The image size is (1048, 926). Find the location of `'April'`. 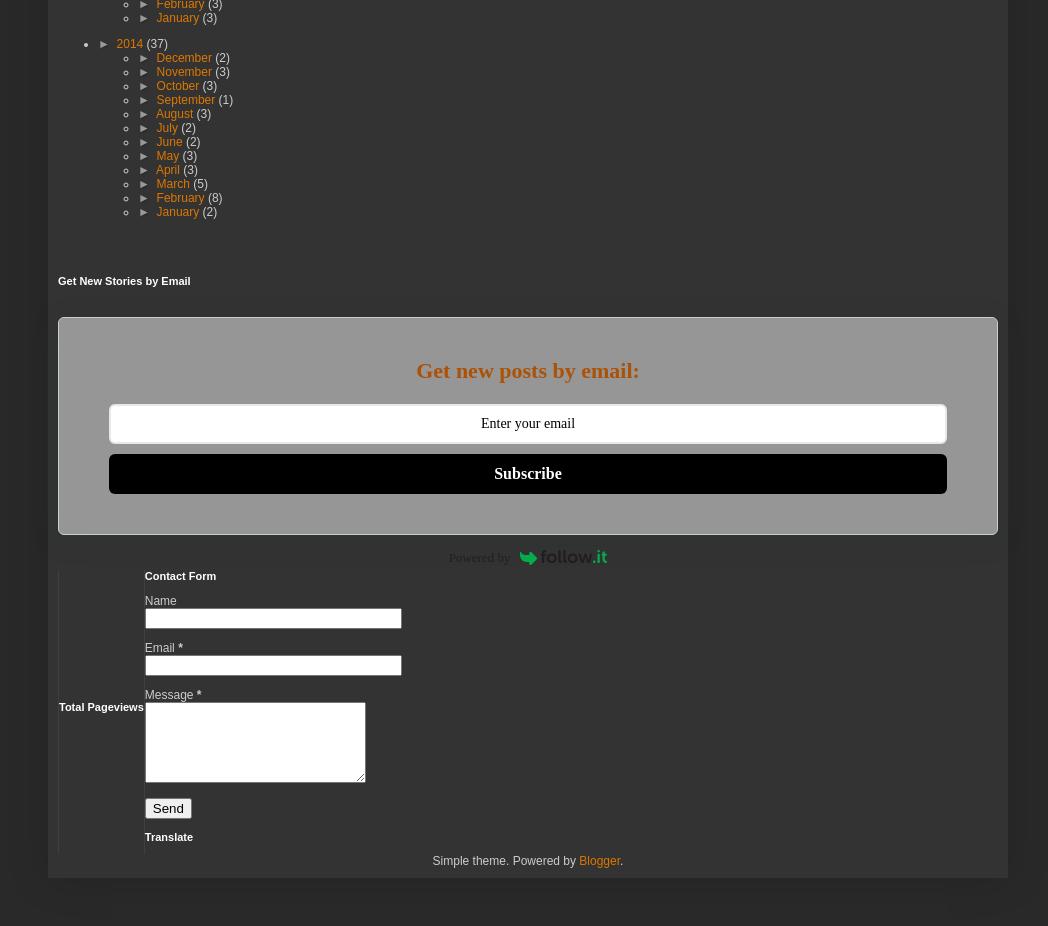

'April' is located at coordinates (154, 169).